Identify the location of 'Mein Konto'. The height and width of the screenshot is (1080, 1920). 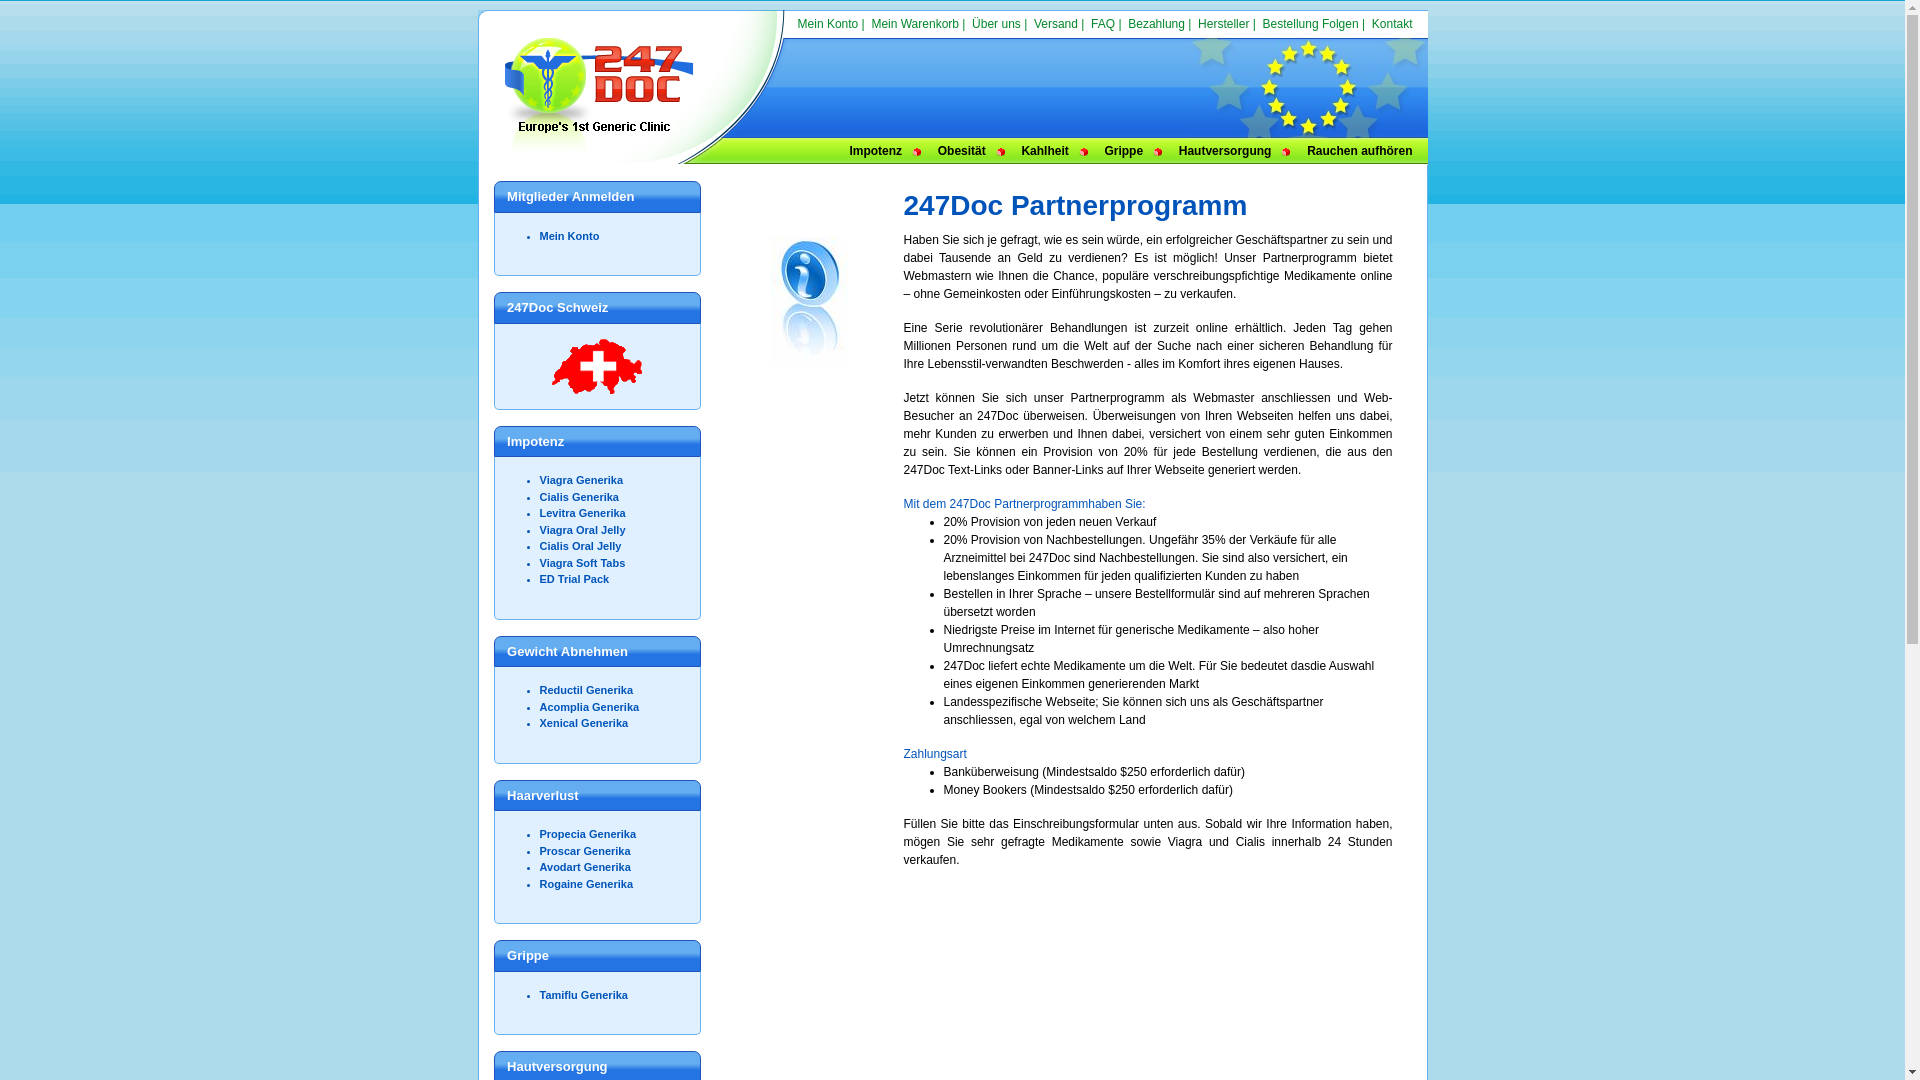
(569, 234).